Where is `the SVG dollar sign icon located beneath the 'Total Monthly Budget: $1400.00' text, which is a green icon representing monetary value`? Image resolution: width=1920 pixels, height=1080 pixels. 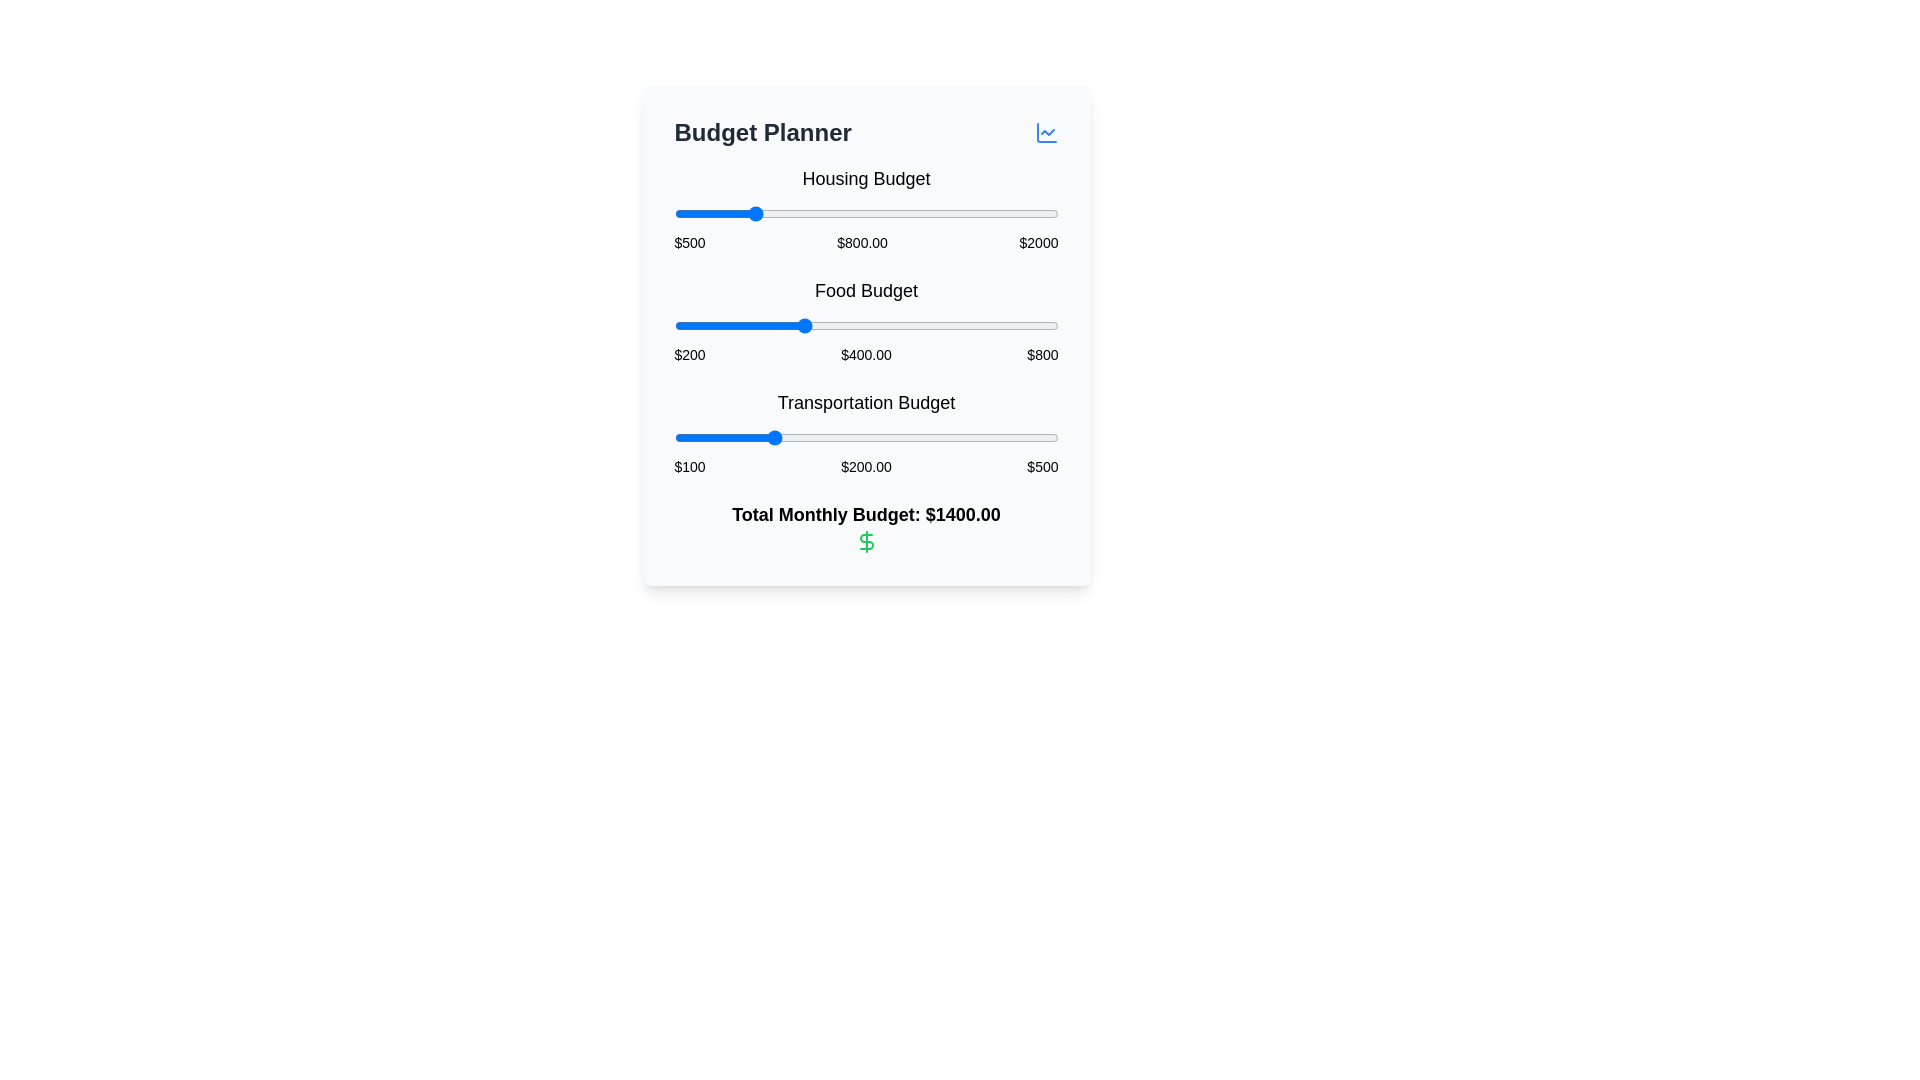
the SVG dollar sign icon located beneath the 'Total Monthly Budget: $1400.00' text, which is a green icon representing monetary value is located at coordinates (866, 541).